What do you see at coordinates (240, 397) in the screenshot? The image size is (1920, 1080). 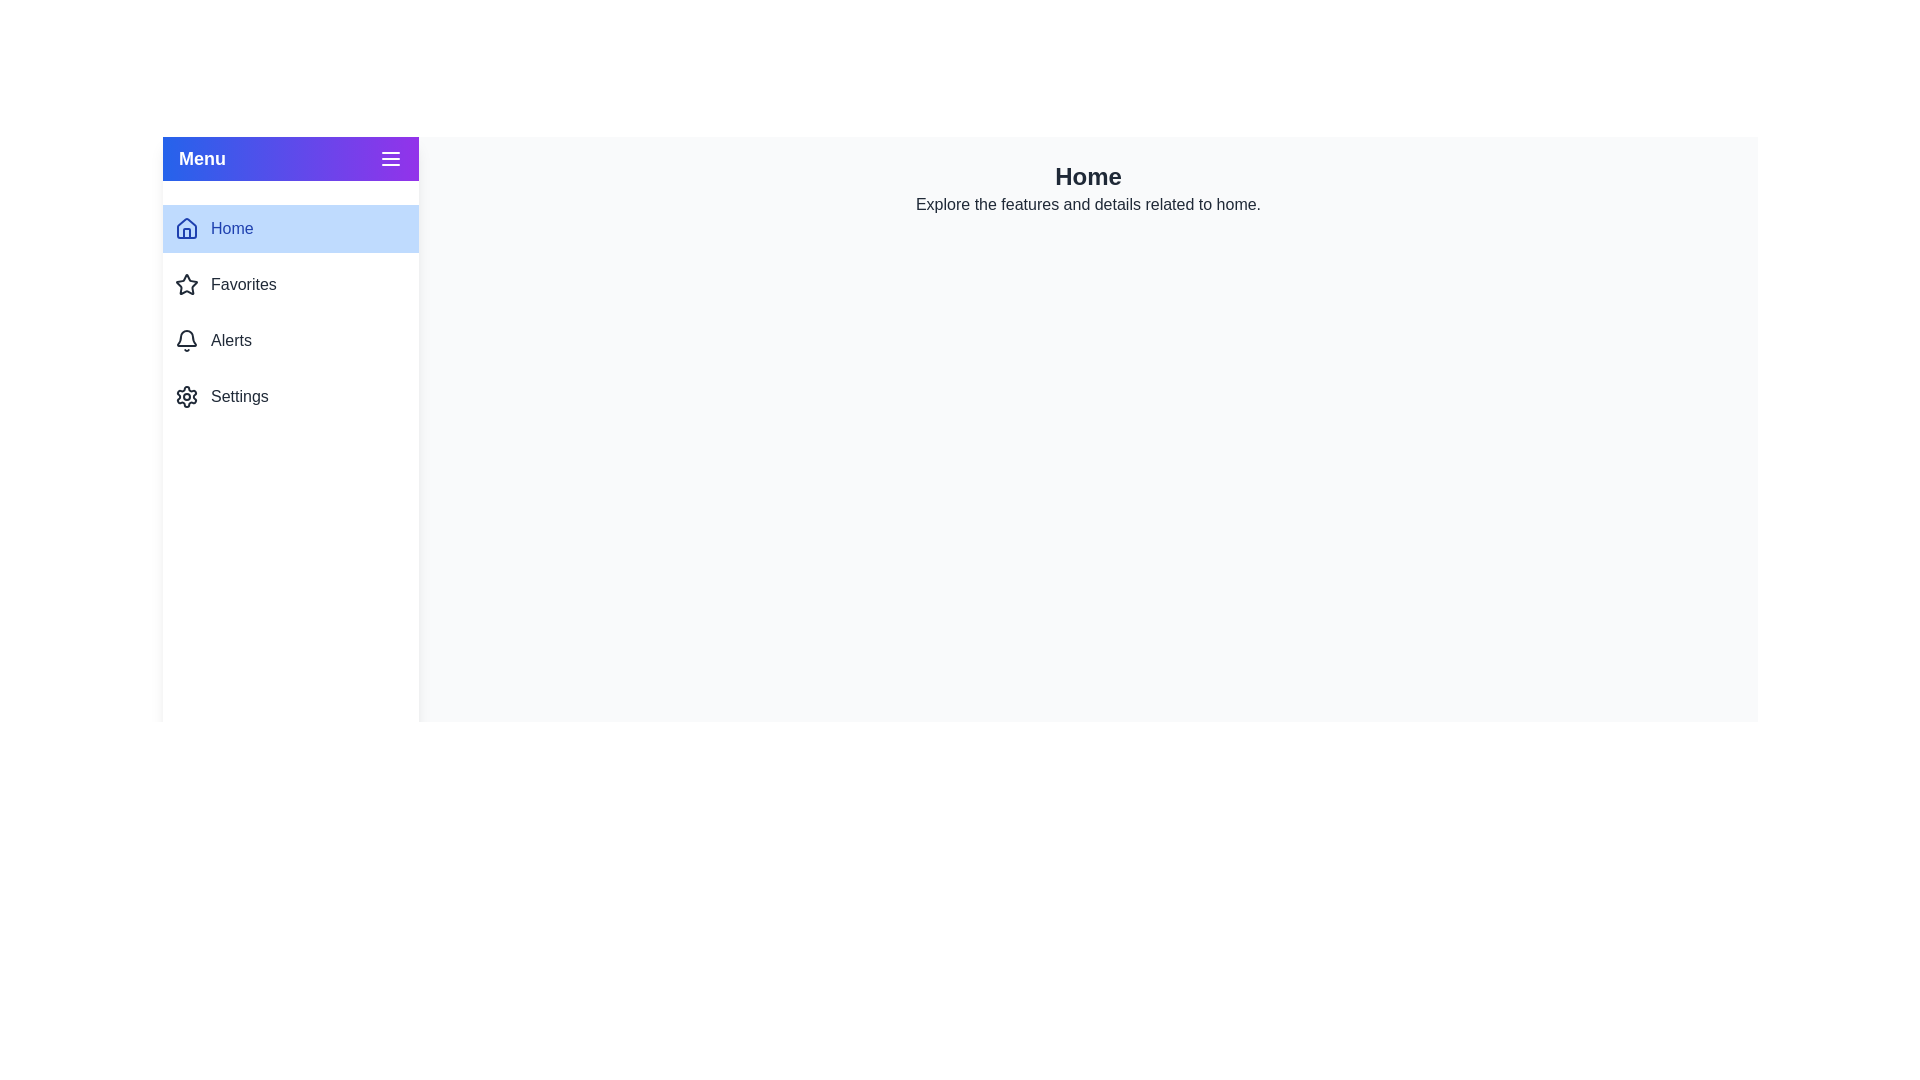 I see `the settings text label located in the left-hand navigation panel, fourth from the top, below the 'Alerts' option` at bounding box center [240, 397].